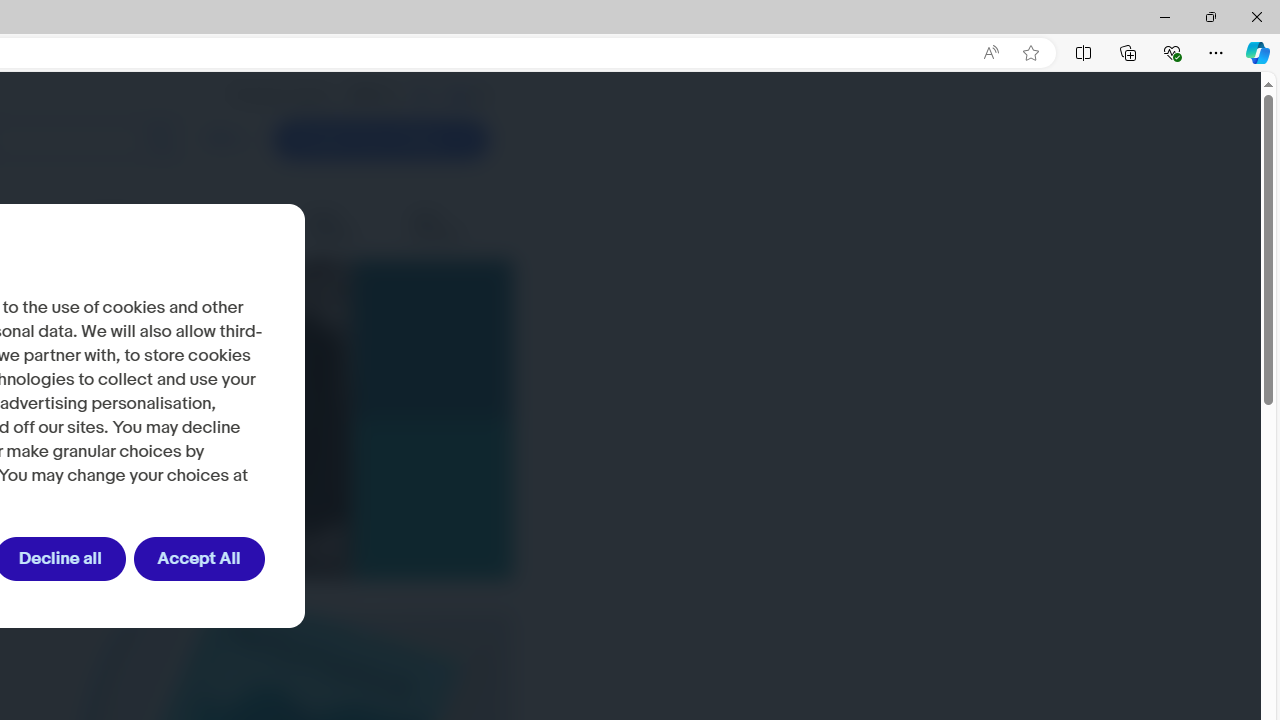  Describe the element at coordinates (345, 225) in the screenshot. I see `'Seller updates'` at that location.